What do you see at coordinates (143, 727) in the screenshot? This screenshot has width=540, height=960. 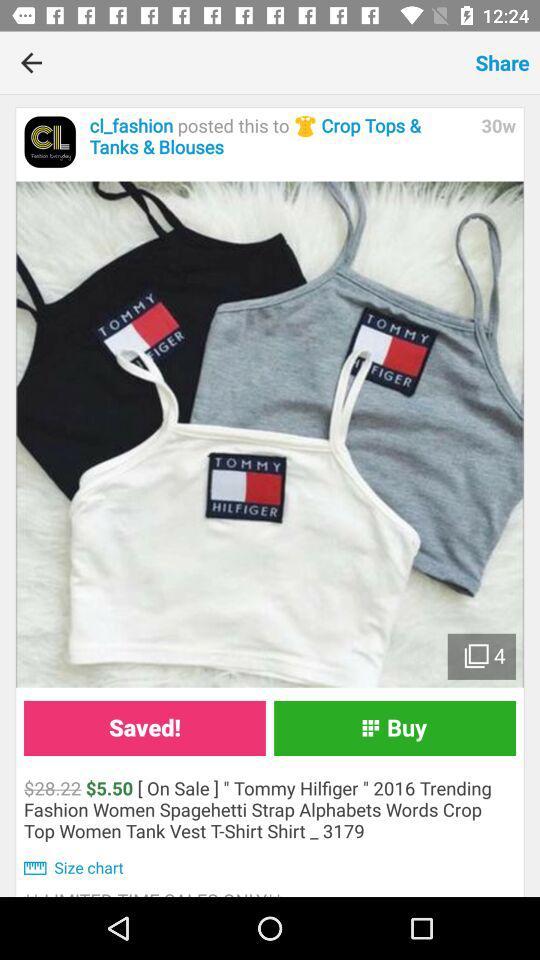 I see `icon above 28 22 5` at bounding box center [143, 727].